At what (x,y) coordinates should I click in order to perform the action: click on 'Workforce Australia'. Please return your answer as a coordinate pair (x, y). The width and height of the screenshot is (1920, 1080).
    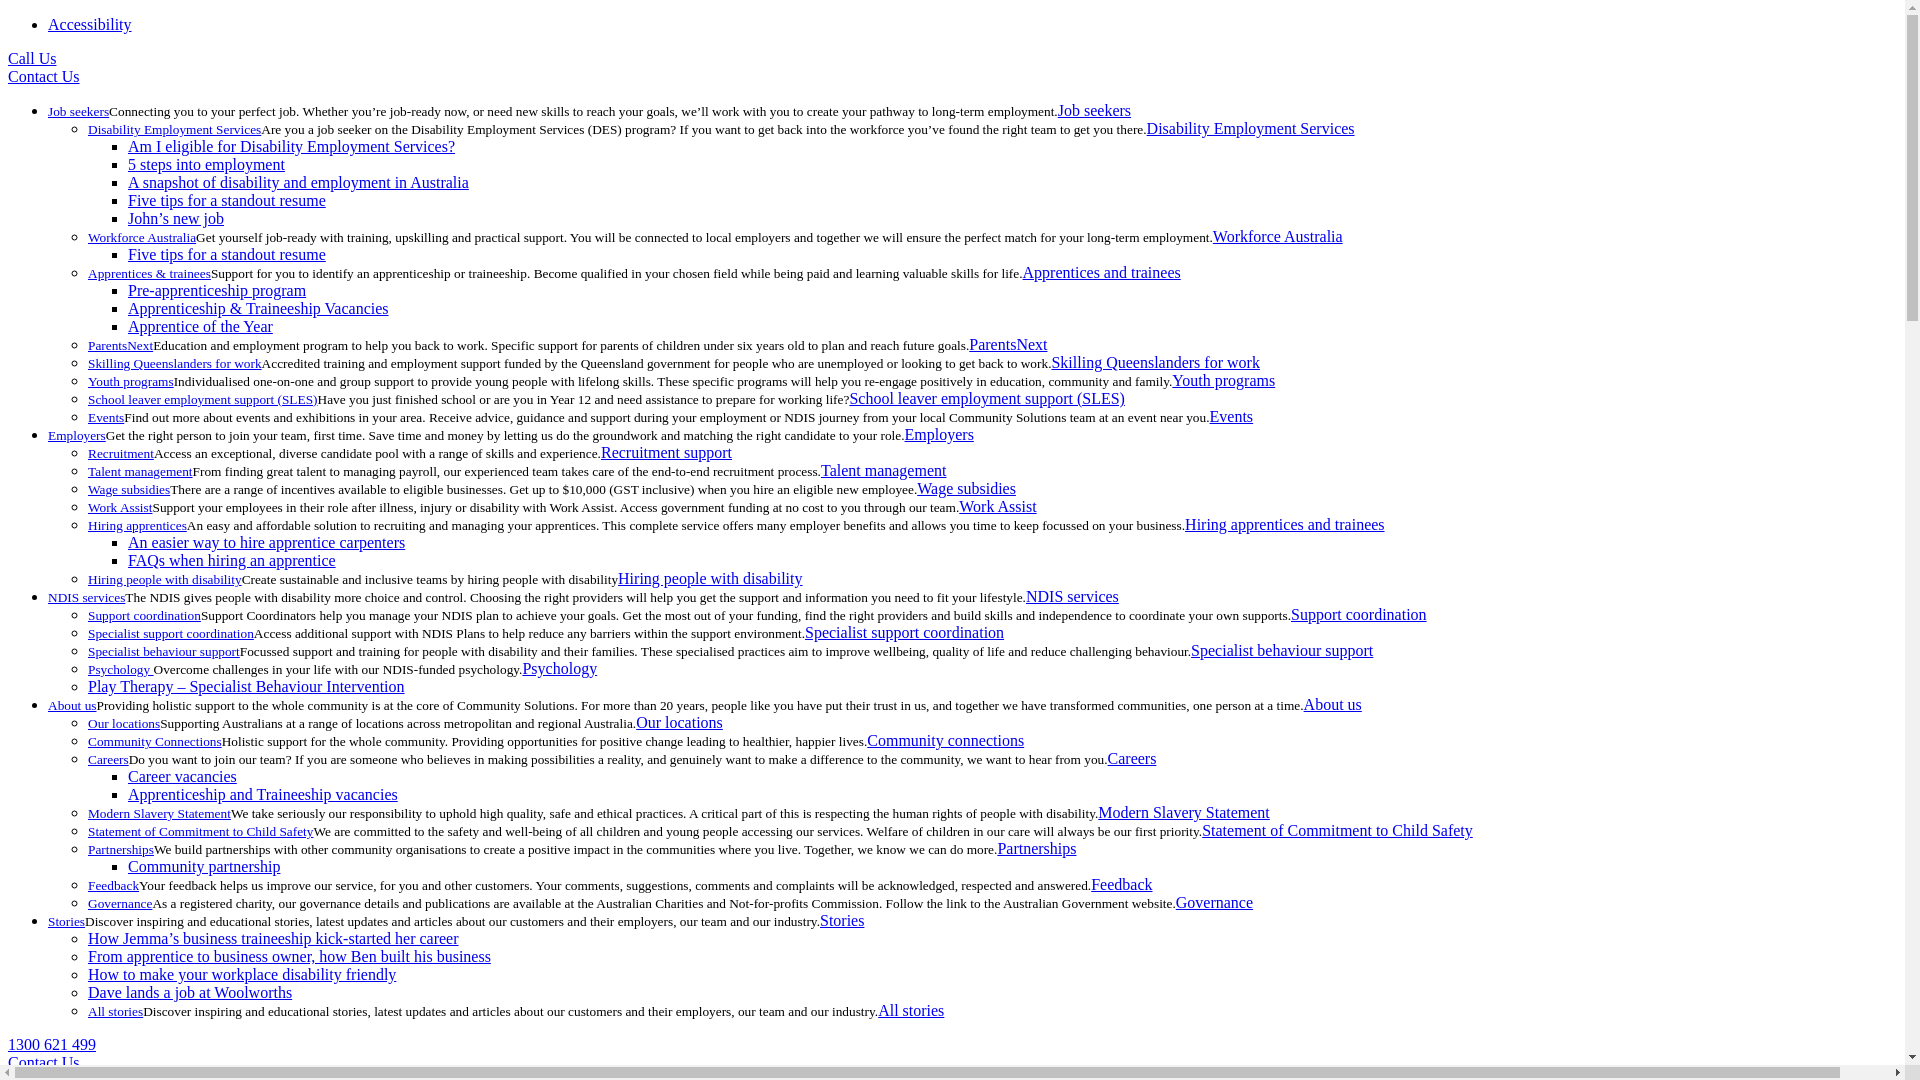
    Looking at the image, I should click on (1212, 235).